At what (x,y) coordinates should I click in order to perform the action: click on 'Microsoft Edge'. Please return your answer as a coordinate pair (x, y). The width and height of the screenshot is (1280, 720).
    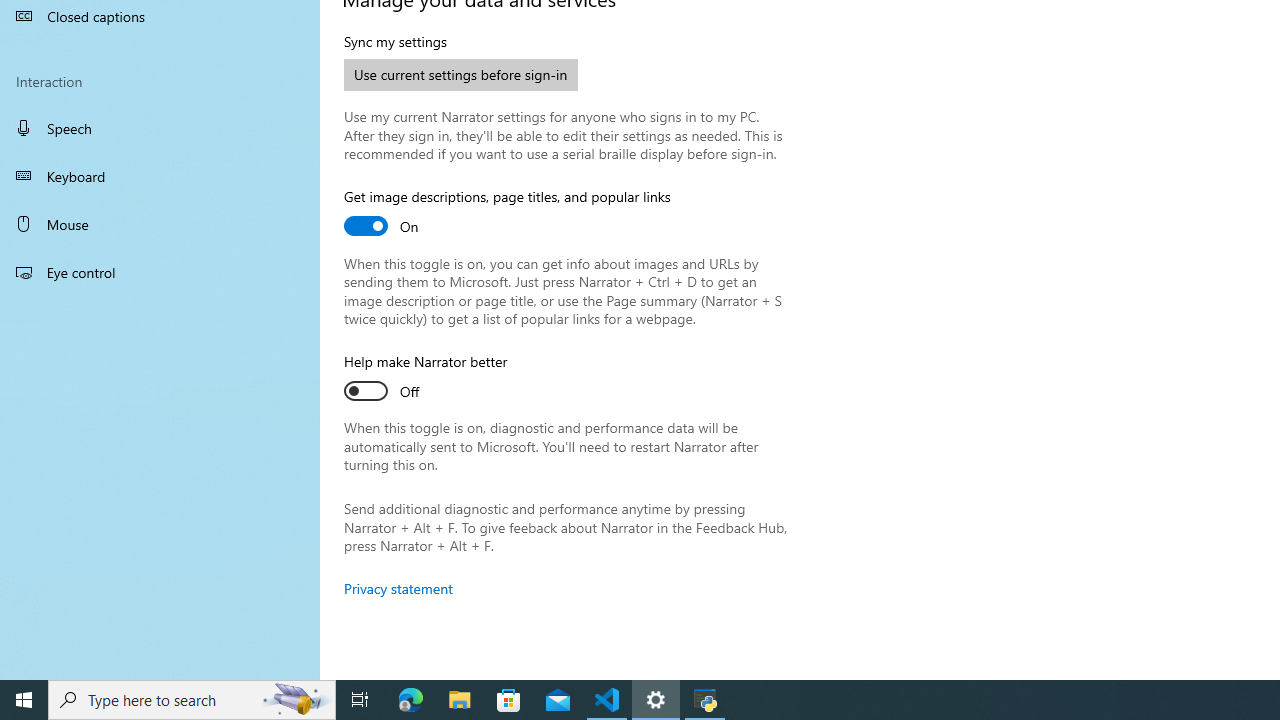
    Looking at the image, I should click on (410, 698).